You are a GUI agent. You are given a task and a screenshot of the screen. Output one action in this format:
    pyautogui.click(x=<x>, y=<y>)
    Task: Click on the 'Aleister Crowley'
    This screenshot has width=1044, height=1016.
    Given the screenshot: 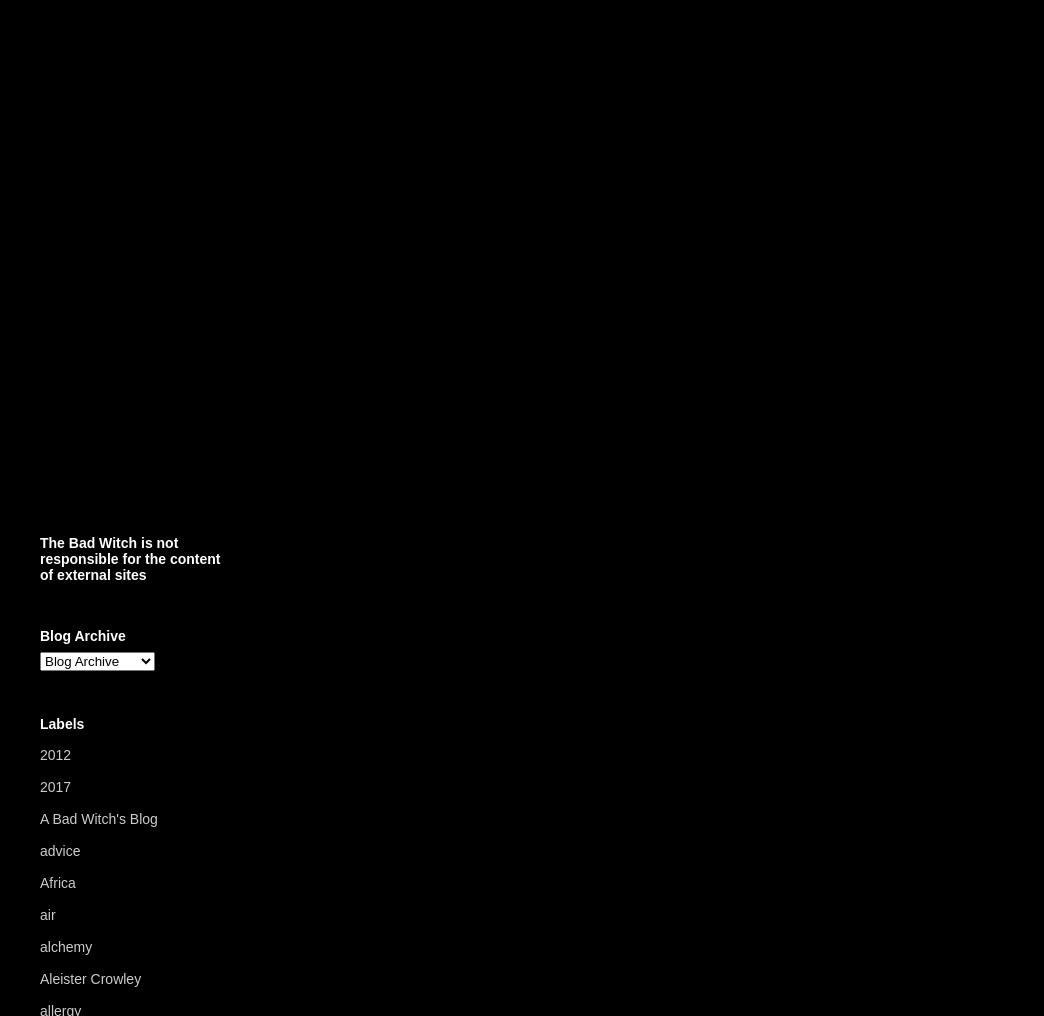 What is the action you would take?
    pyautogui.click(x=38, y=979)
    